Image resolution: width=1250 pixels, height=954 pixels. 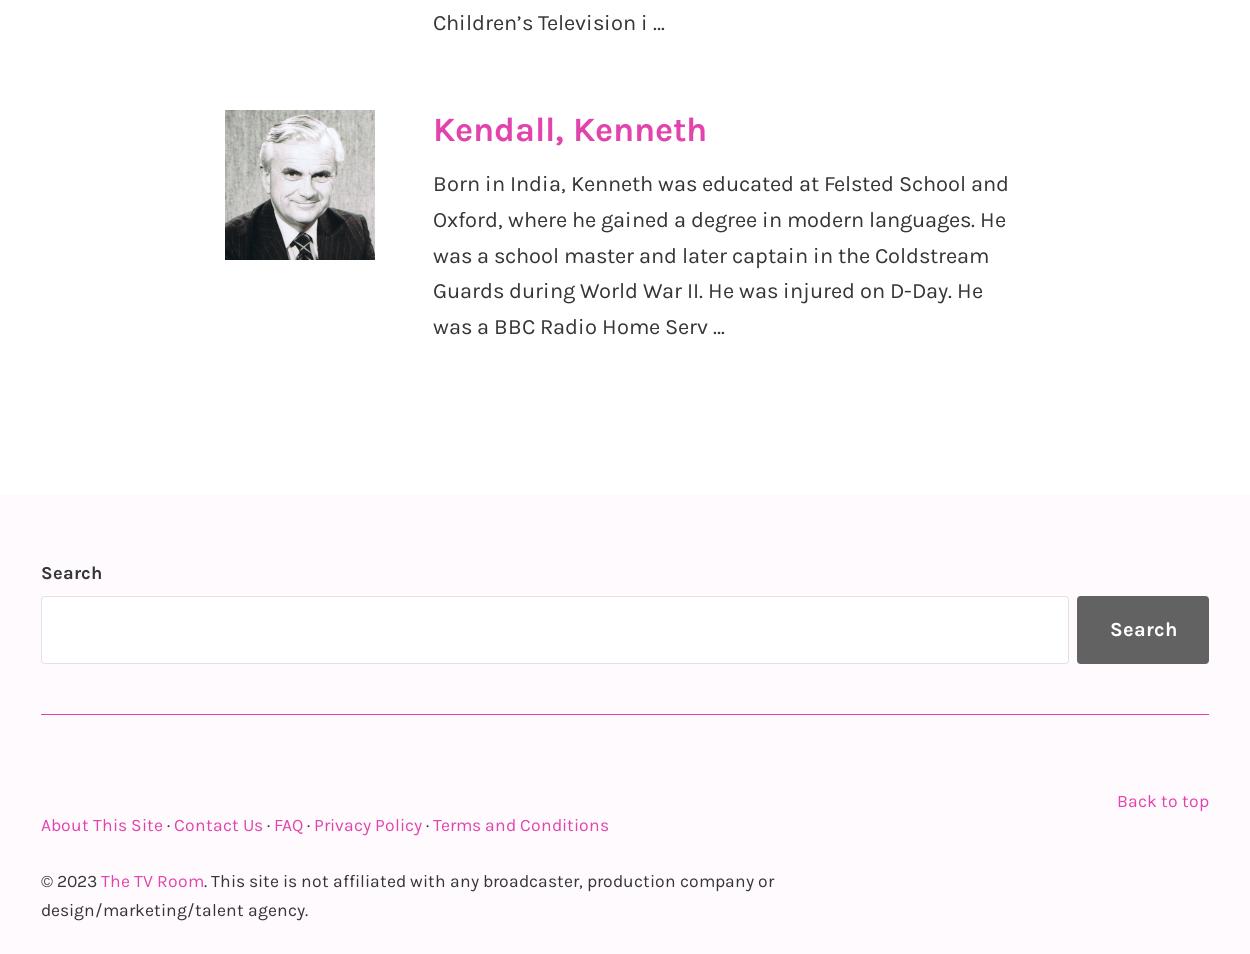 I want to click on '.  This site is not affiliated with any broadcaster, production company or design/marketing/talent agency.', so click(x=407, y=895).